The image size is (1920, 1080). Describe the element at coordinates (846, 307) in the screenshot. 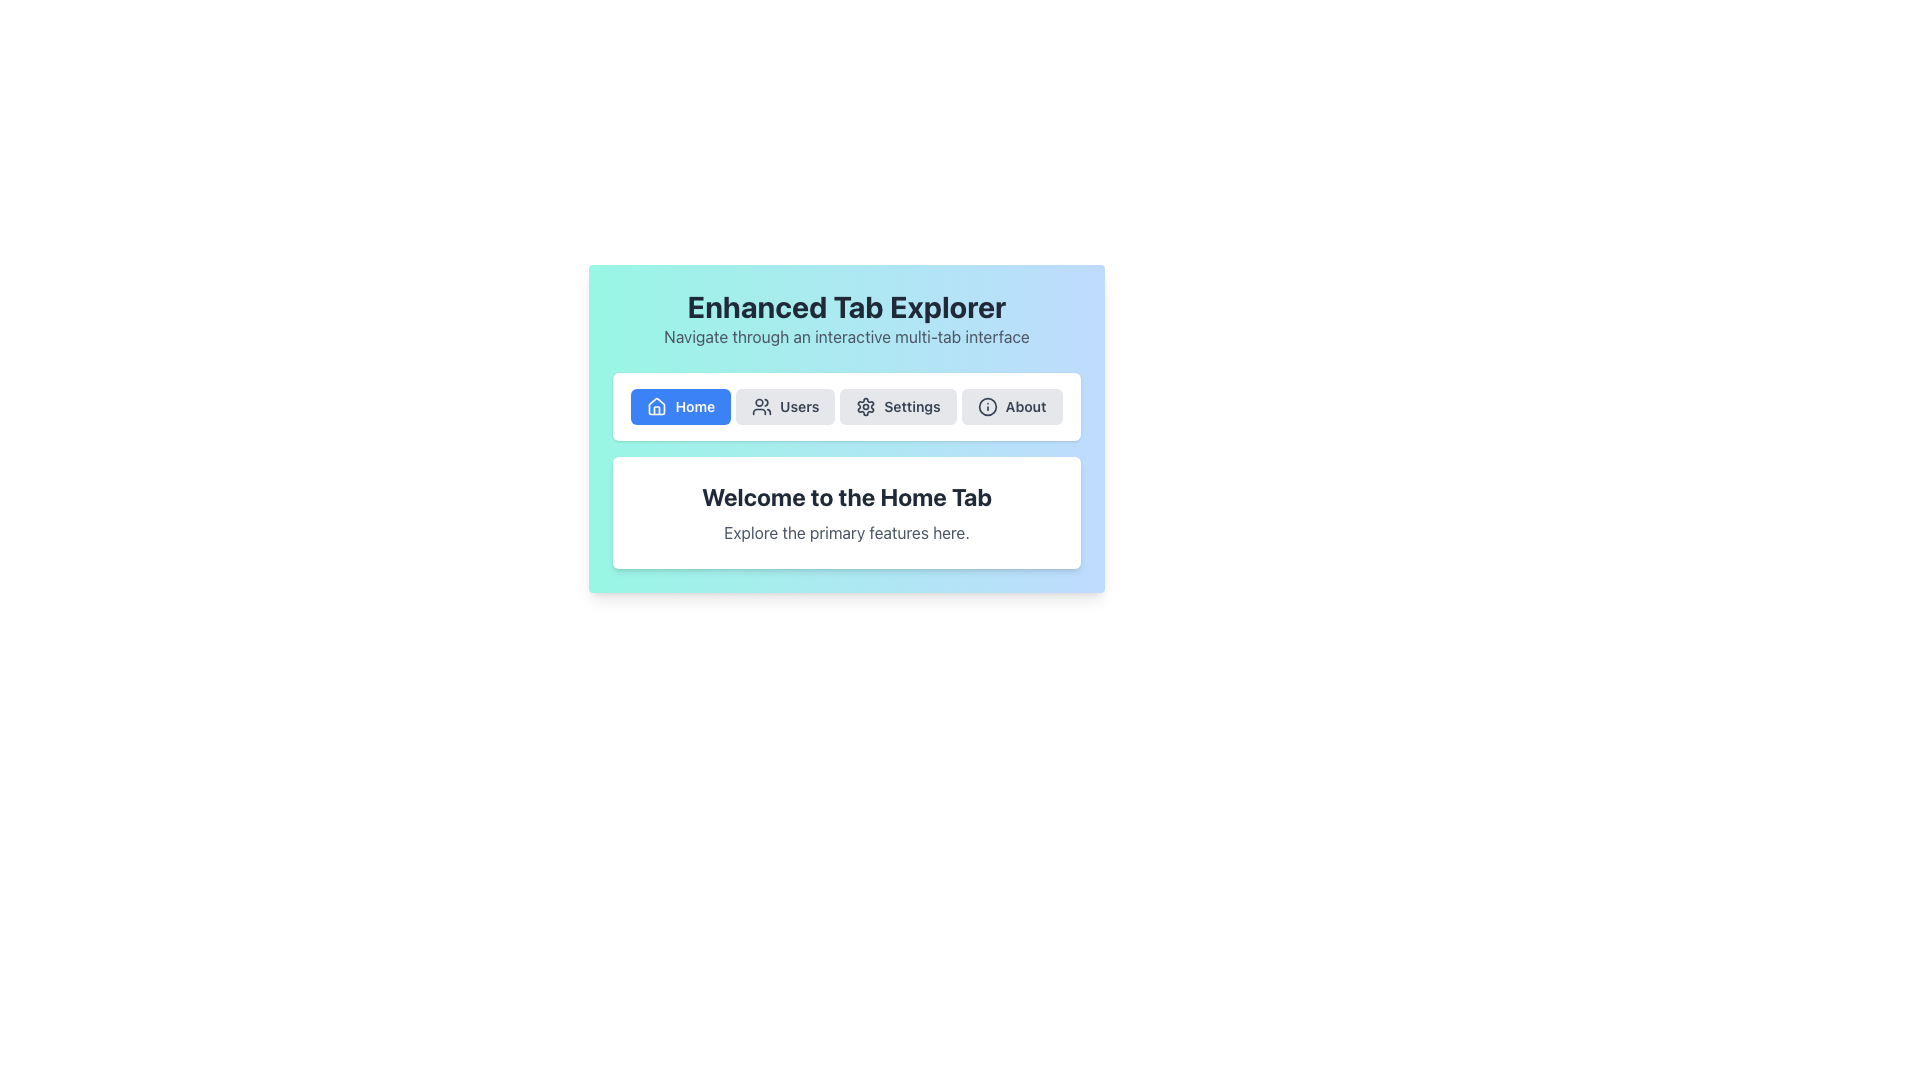

I see `bold, large-sized title text stating 'Enhanced Tab Explorer' which is centrally aligned at the top of the card with a gradient background` at that location.